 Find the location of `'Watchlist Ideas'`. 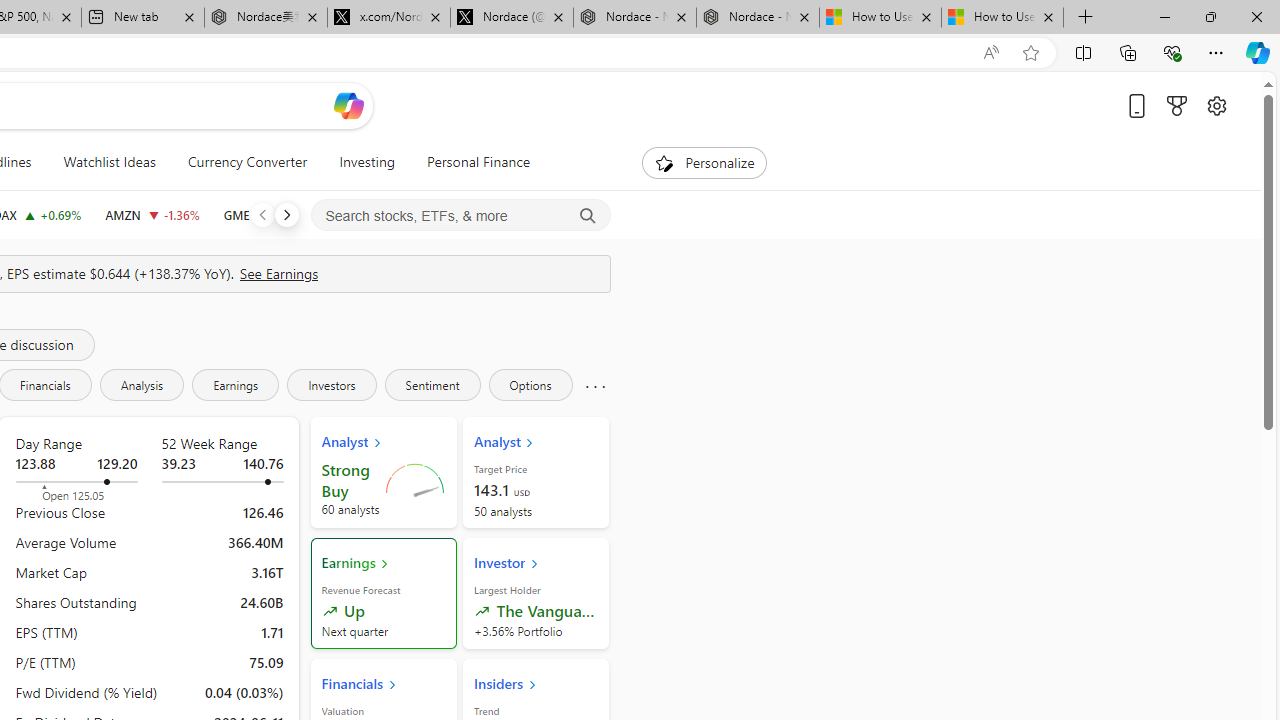

'Watchlist Ideas' is located at coordinates (108, 162).